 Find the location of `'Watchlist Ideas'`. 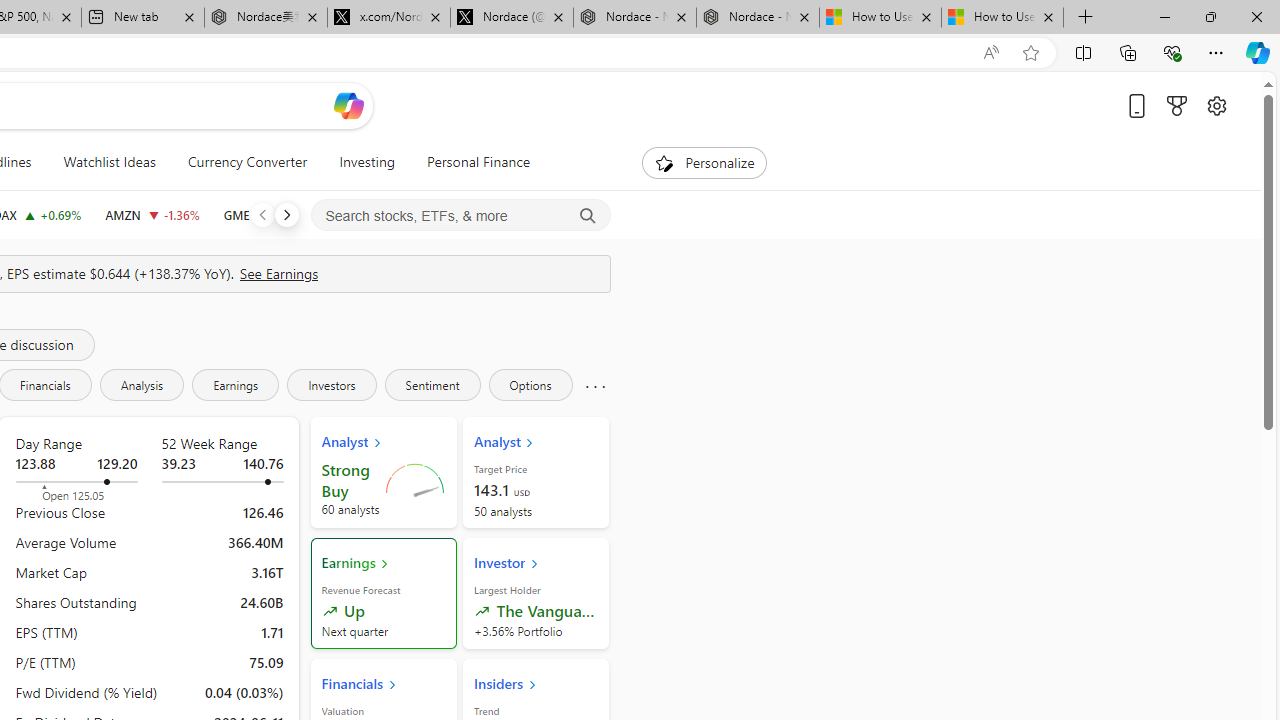

'Watchlist Ideas' is located at coordinates (108, 162).